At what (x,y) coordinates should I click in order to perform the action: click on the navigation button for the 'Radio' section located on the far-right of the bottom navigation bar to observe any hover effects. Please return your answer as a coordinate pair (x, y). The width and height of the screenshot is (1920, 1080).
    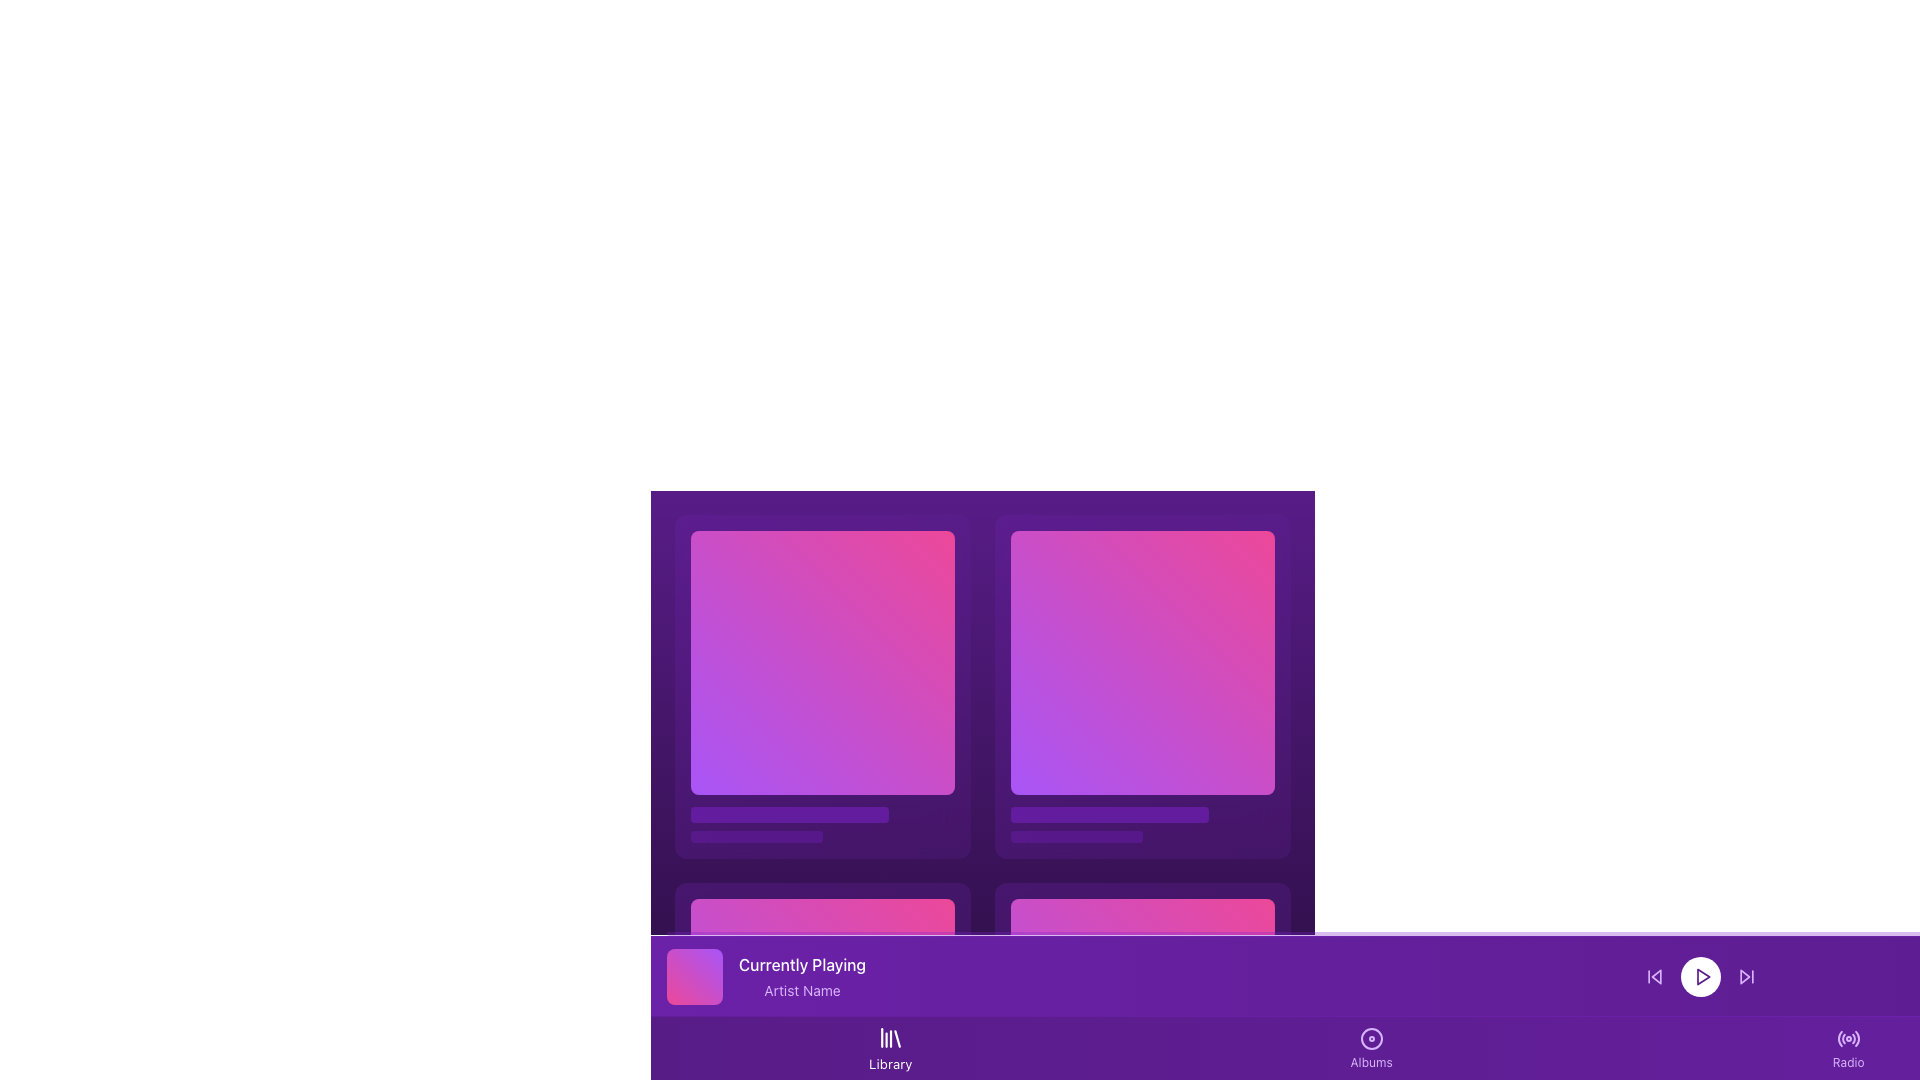
    Looking at the image, I should click on (1847, 1047).